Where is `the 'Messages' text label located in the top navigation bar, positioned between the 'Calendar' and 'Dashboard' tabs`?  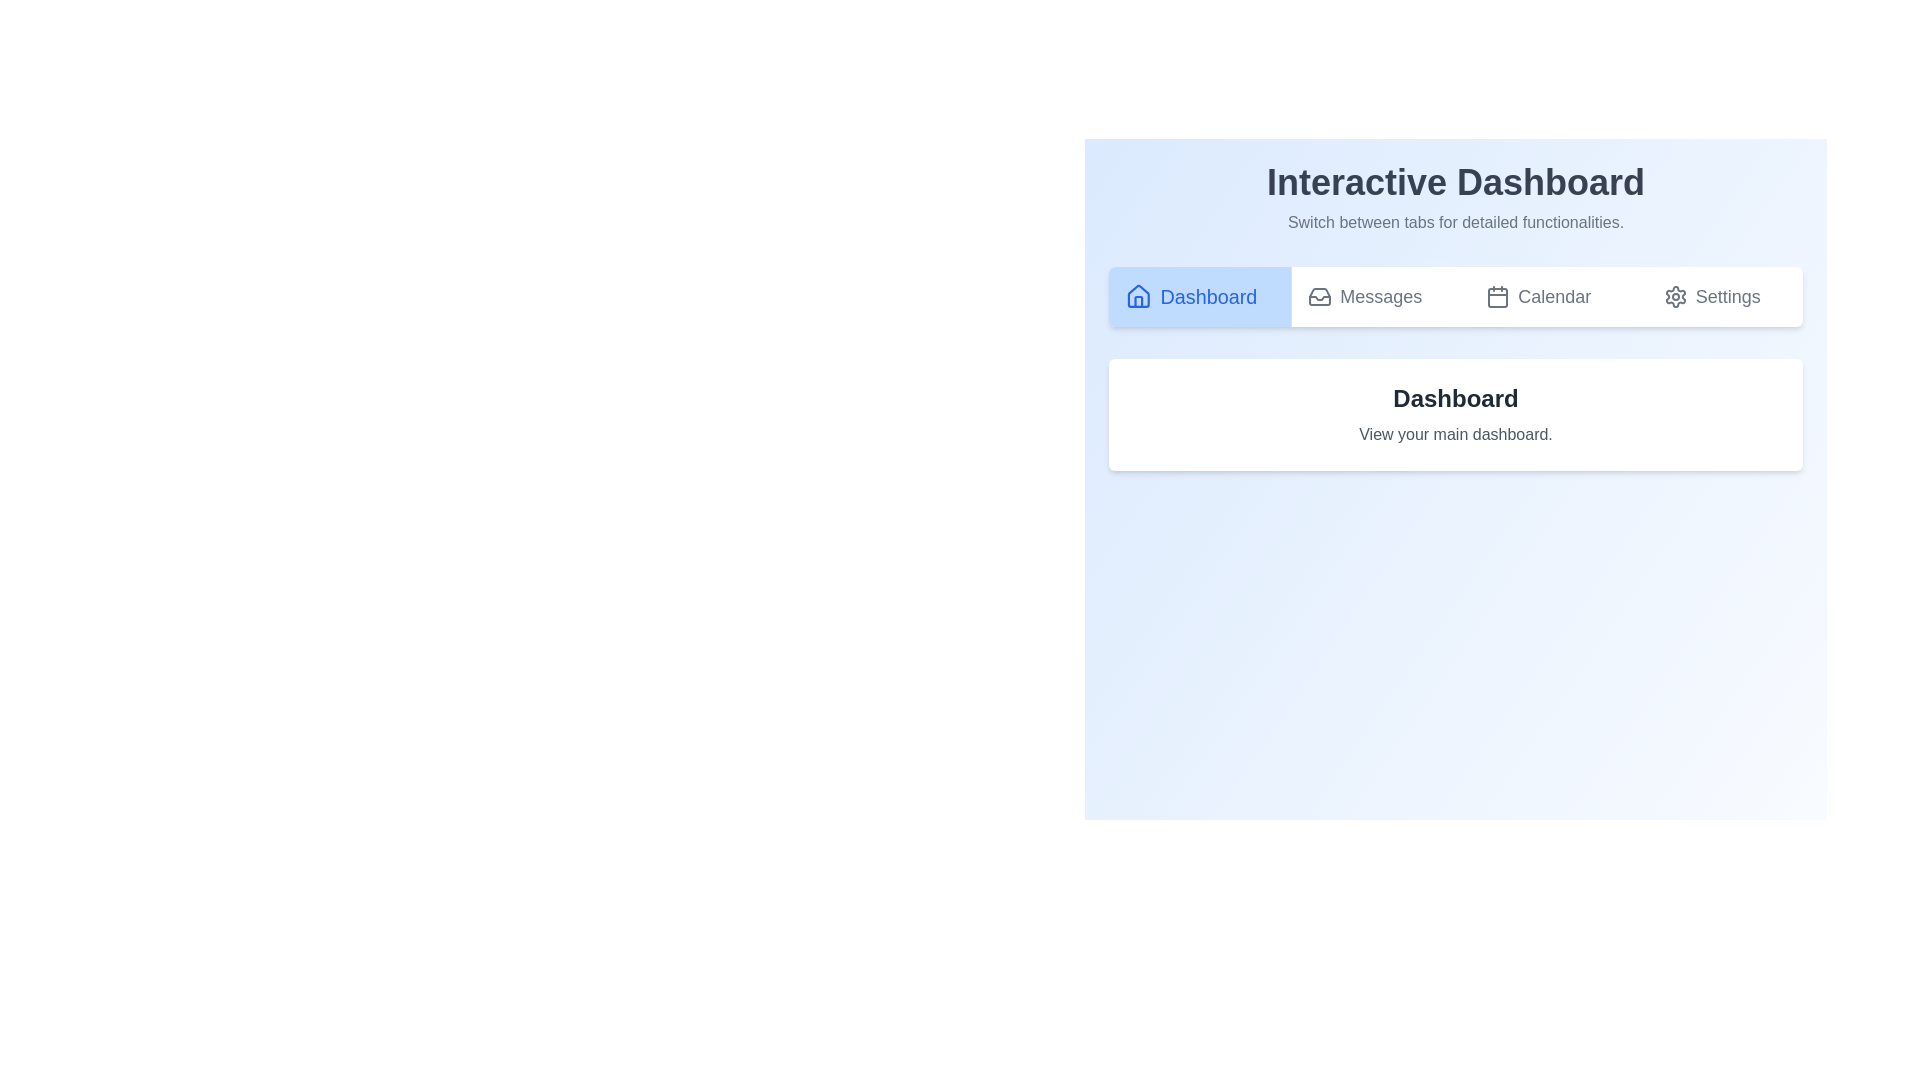
the 'Messages' text label located in the top navigation bar, positioned between the 'Calendar' and 'Dashboard' tabs is located at coordinates (1380, 297).